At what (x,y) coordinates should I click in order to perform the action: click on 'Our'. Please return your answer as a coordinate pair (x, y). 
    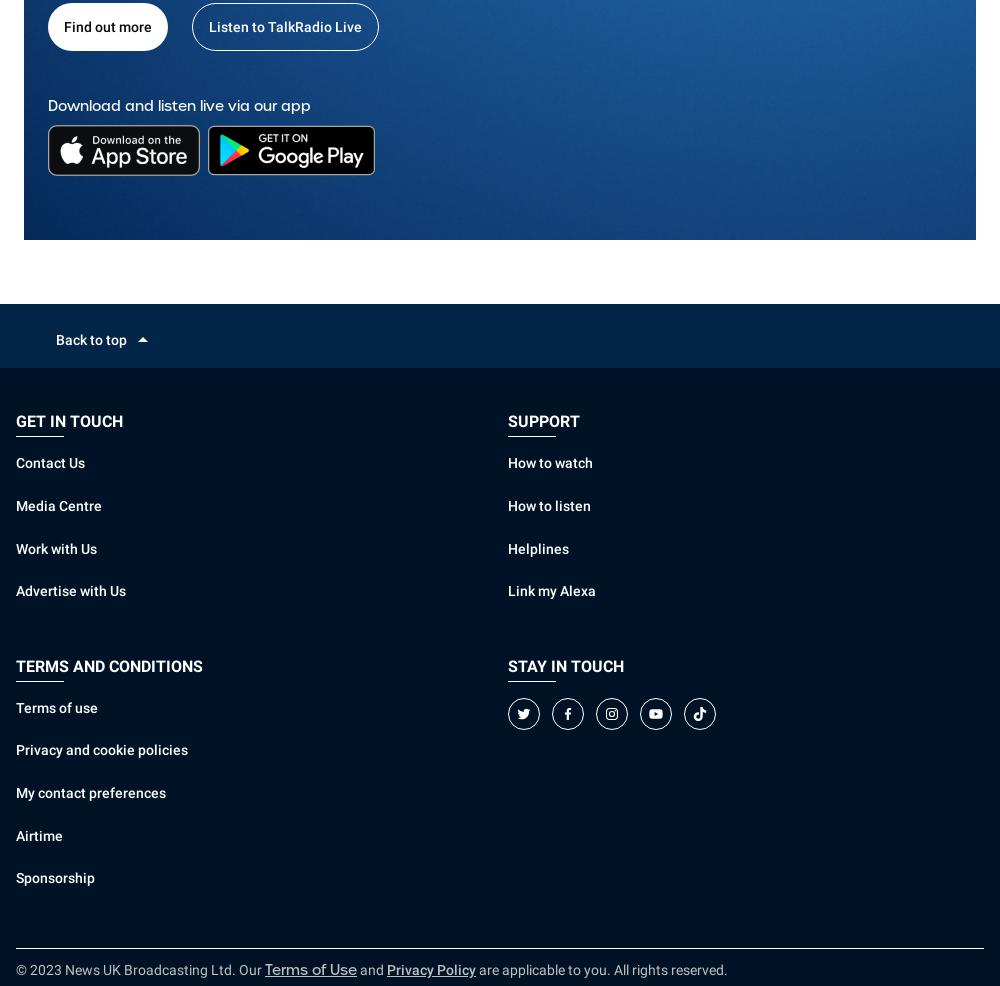
    Looking at the image, I should click on (248, 970).